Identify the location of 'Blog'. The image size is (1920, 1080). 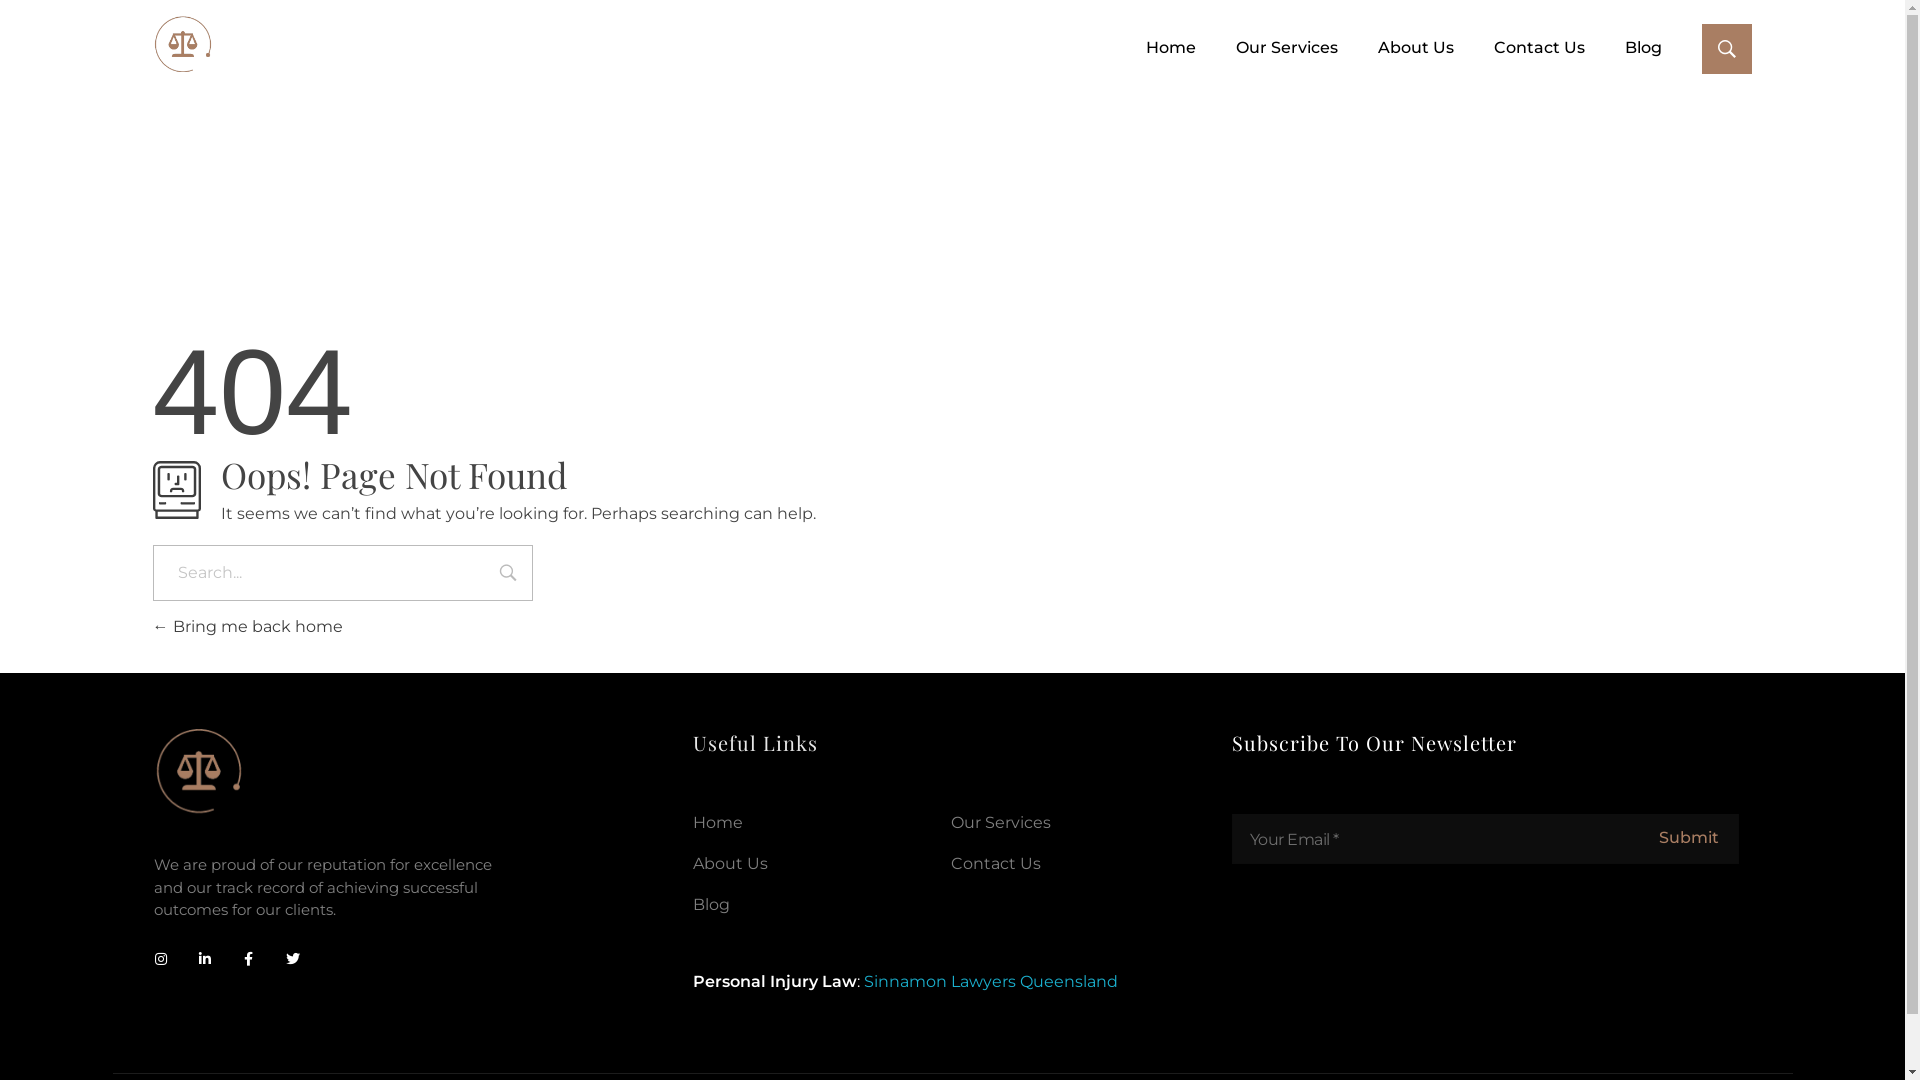
(1623, 46).